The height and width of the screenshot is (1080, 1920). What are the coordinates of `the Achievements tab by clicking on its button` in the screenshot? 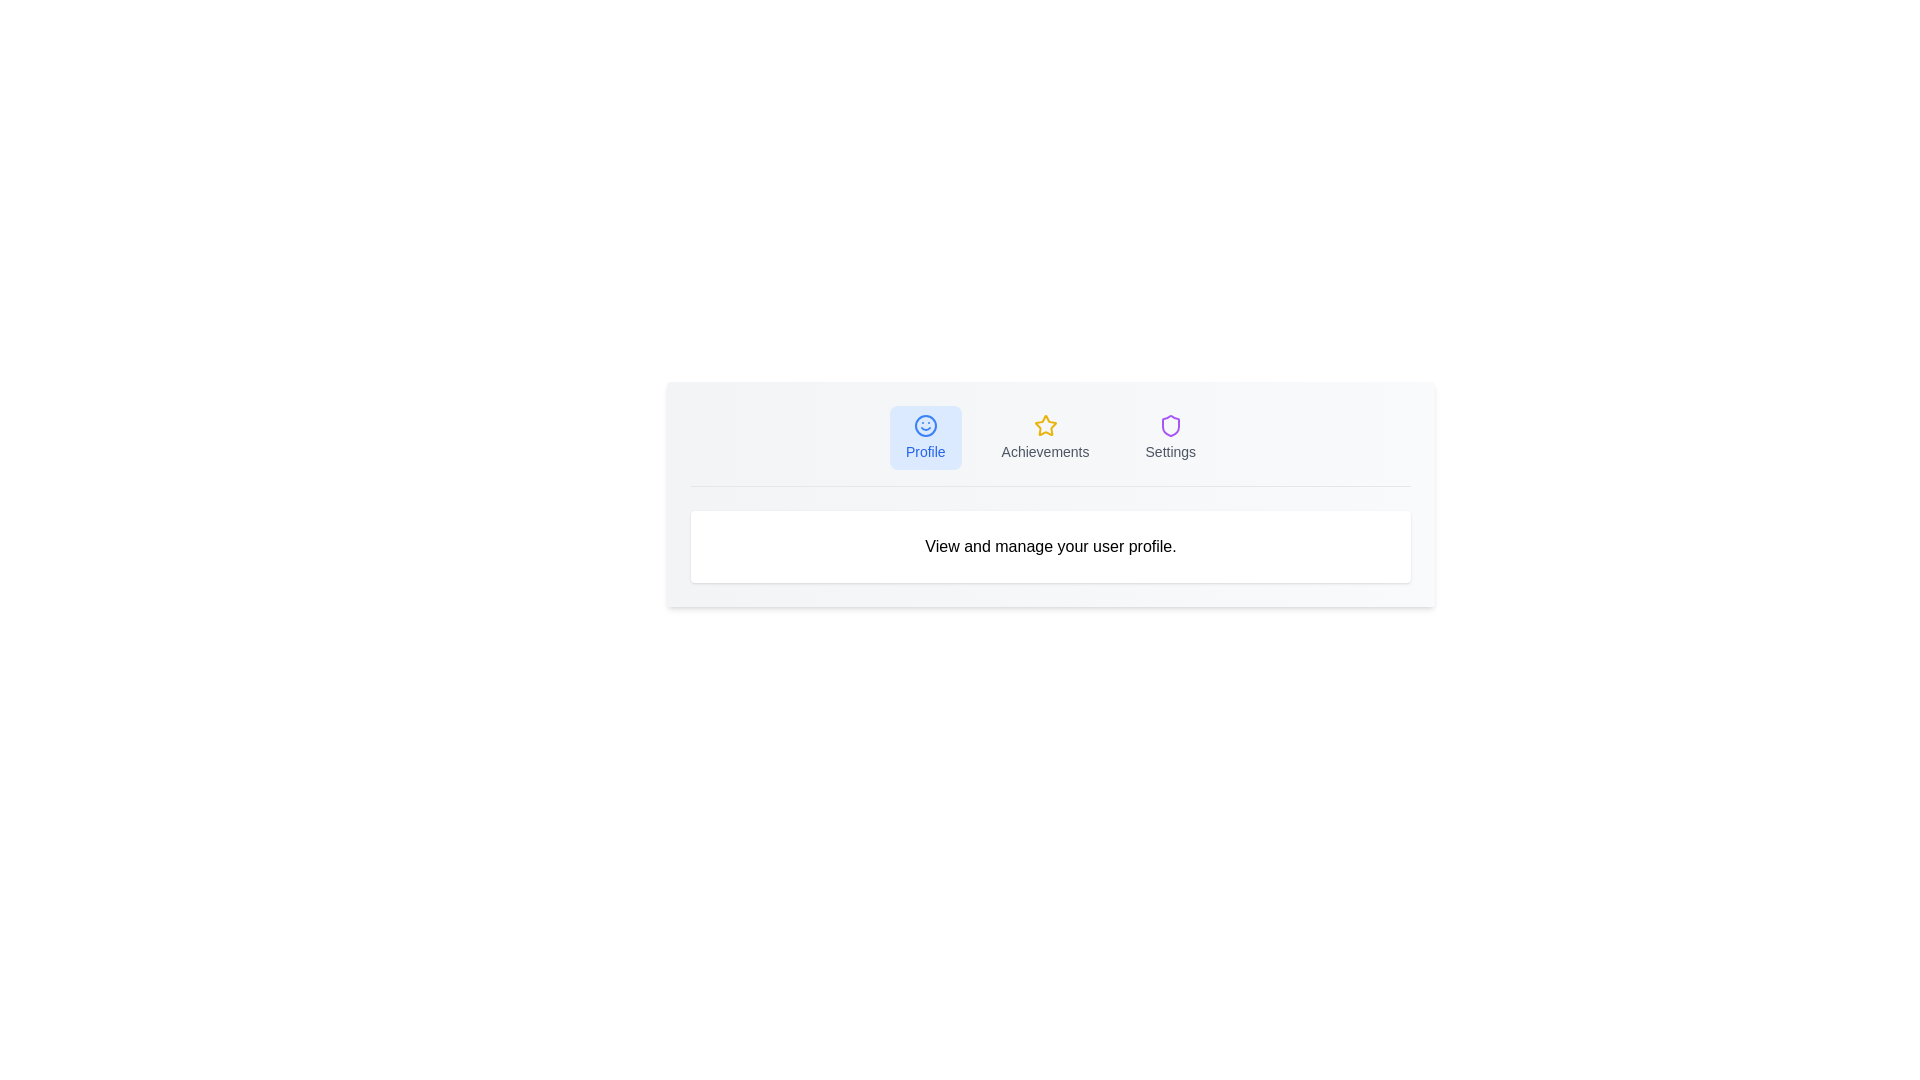 It's located at (1044, 437).